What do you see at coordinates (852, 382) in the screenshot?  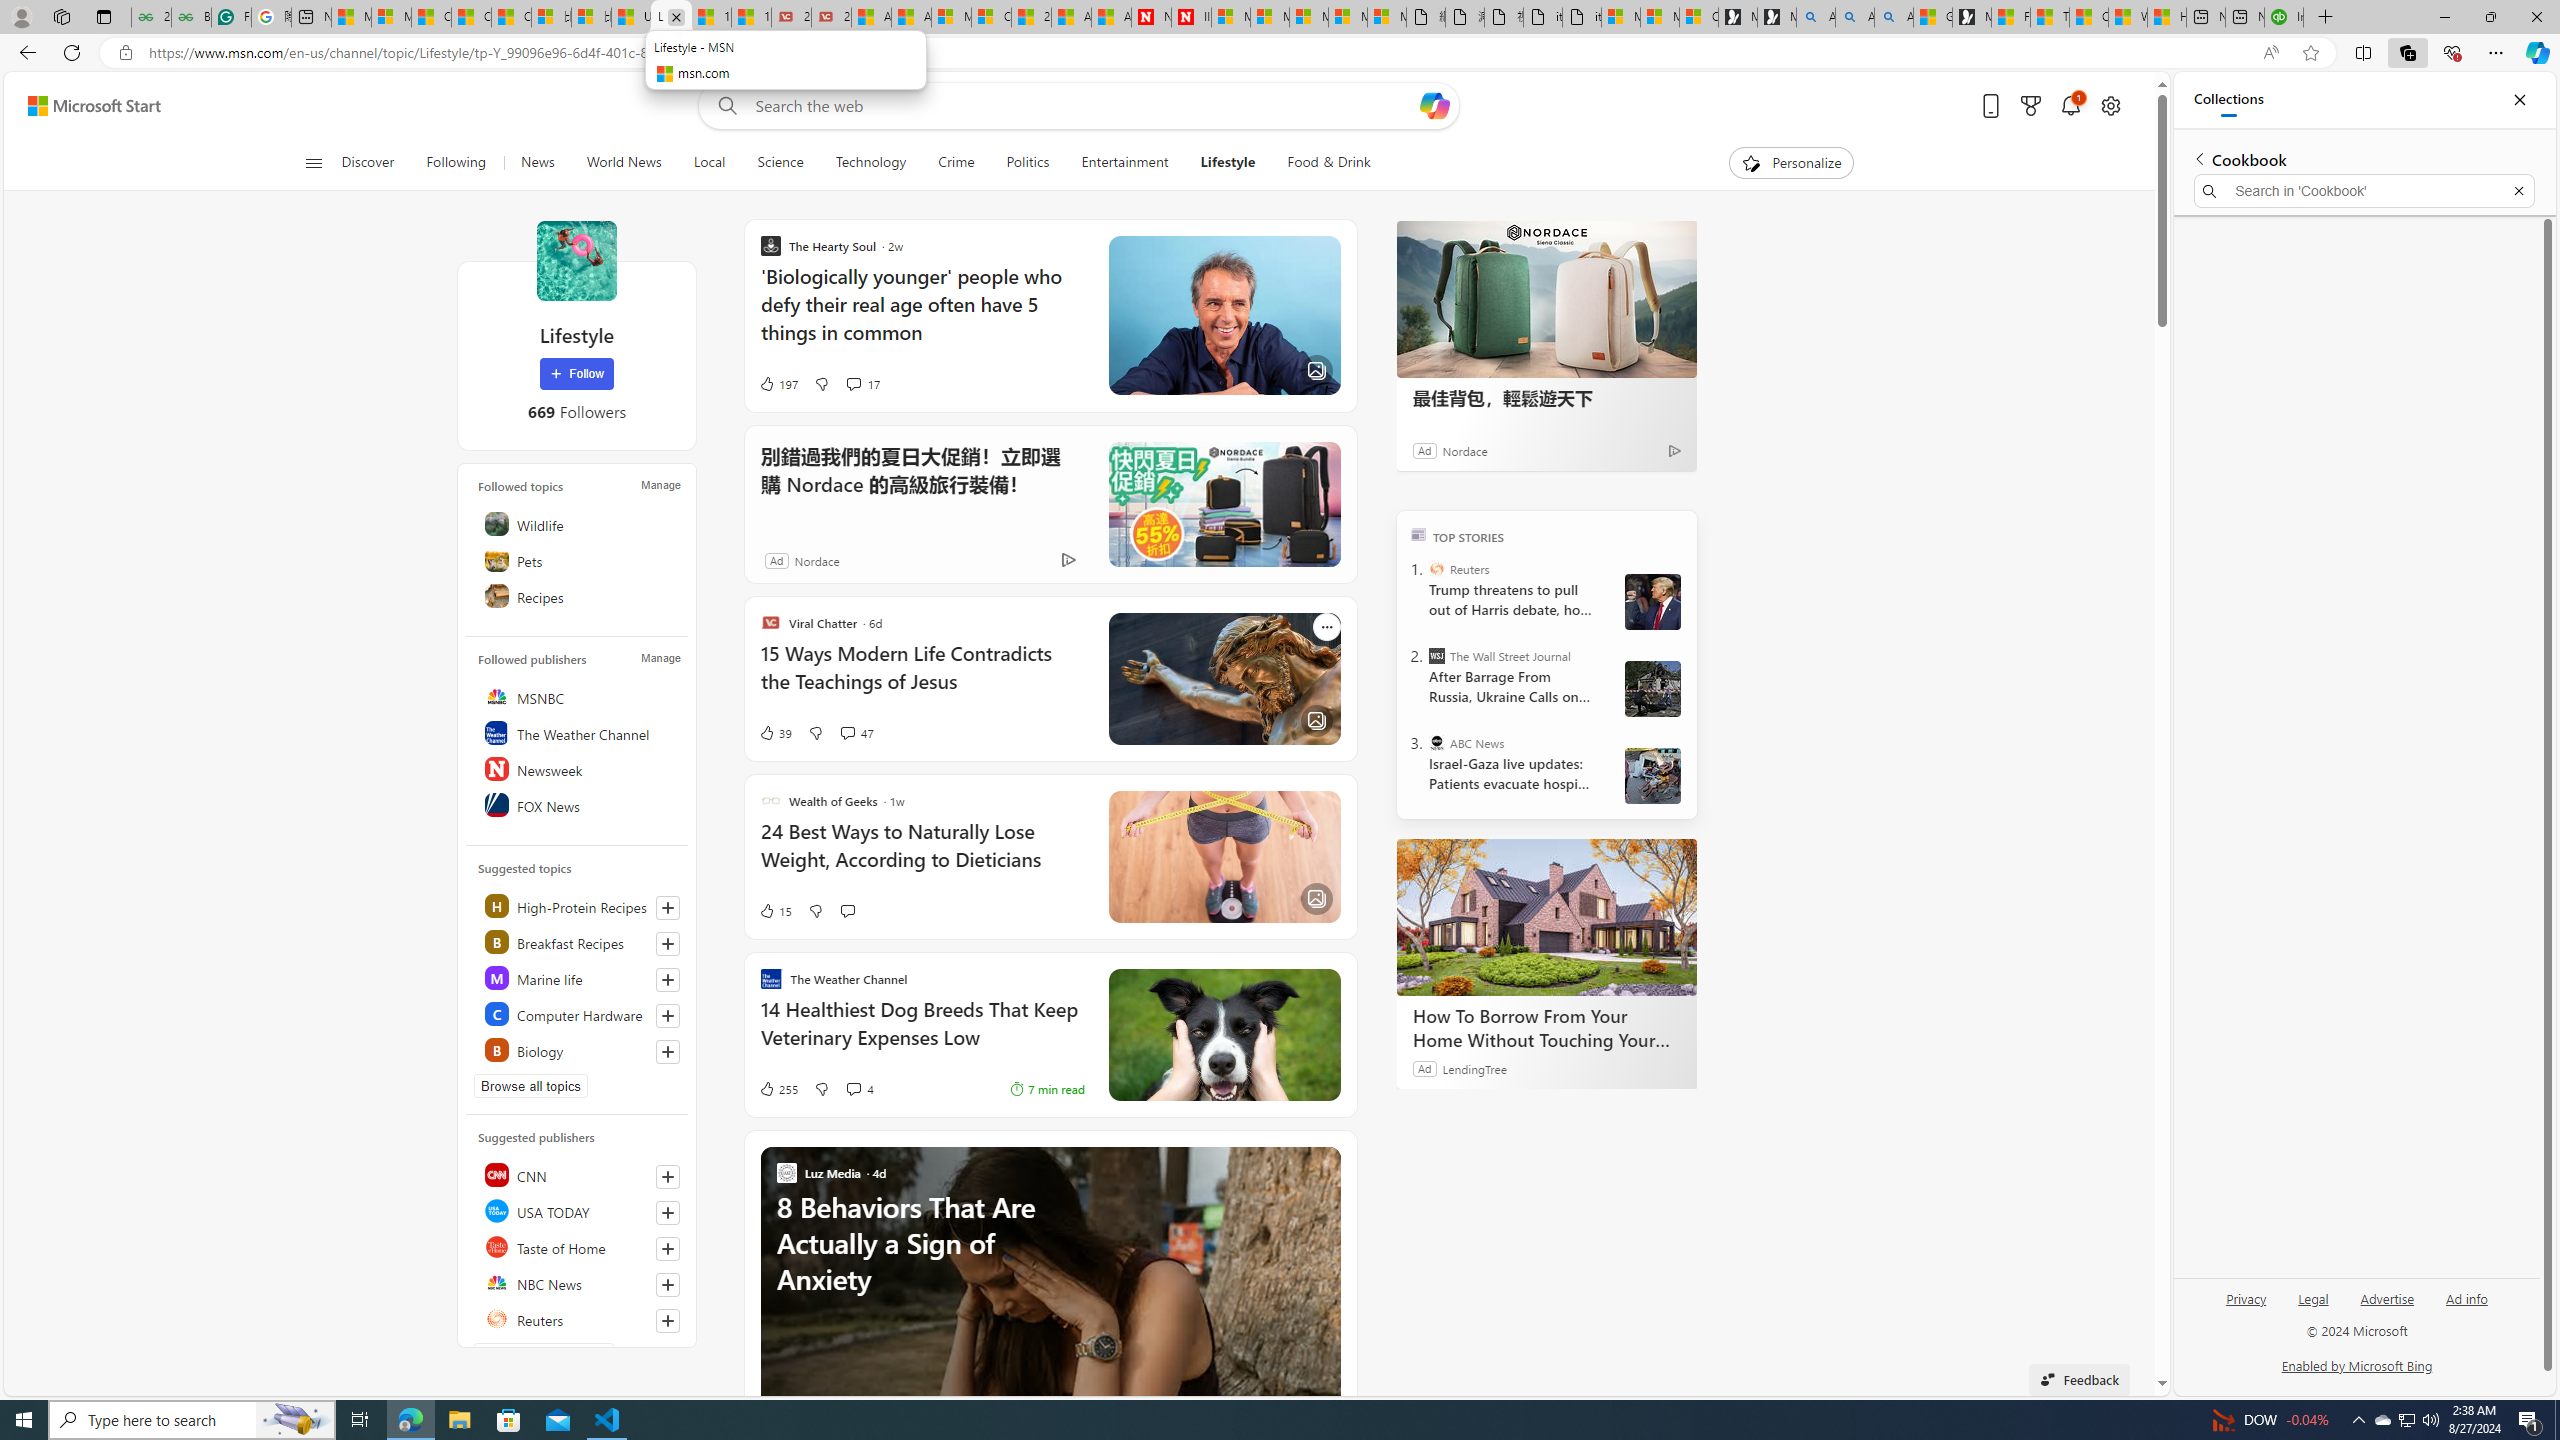 I see `'View comments 17 Comment'` at bounding box center [852, 382].